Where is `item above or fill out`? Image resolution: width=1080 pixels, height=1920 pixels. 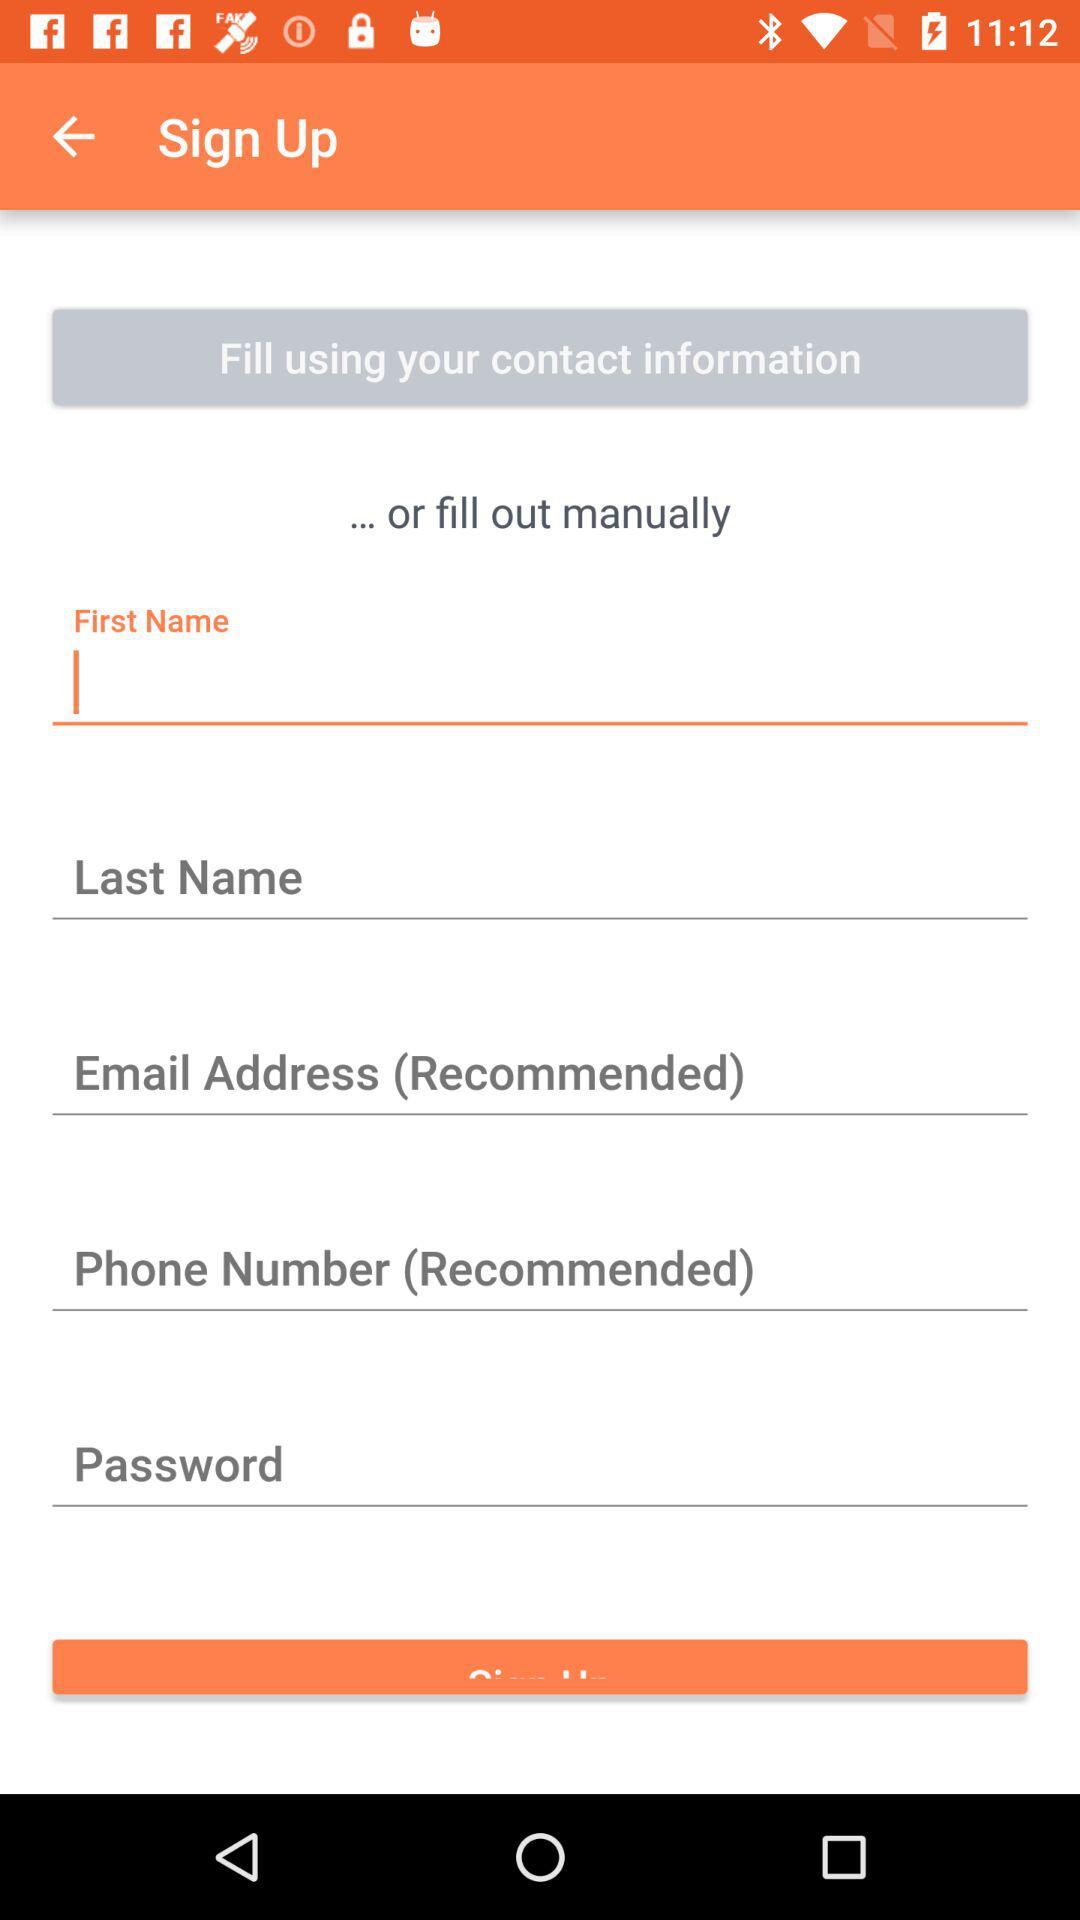
item above or fill out is located at coordinates (540, 356).